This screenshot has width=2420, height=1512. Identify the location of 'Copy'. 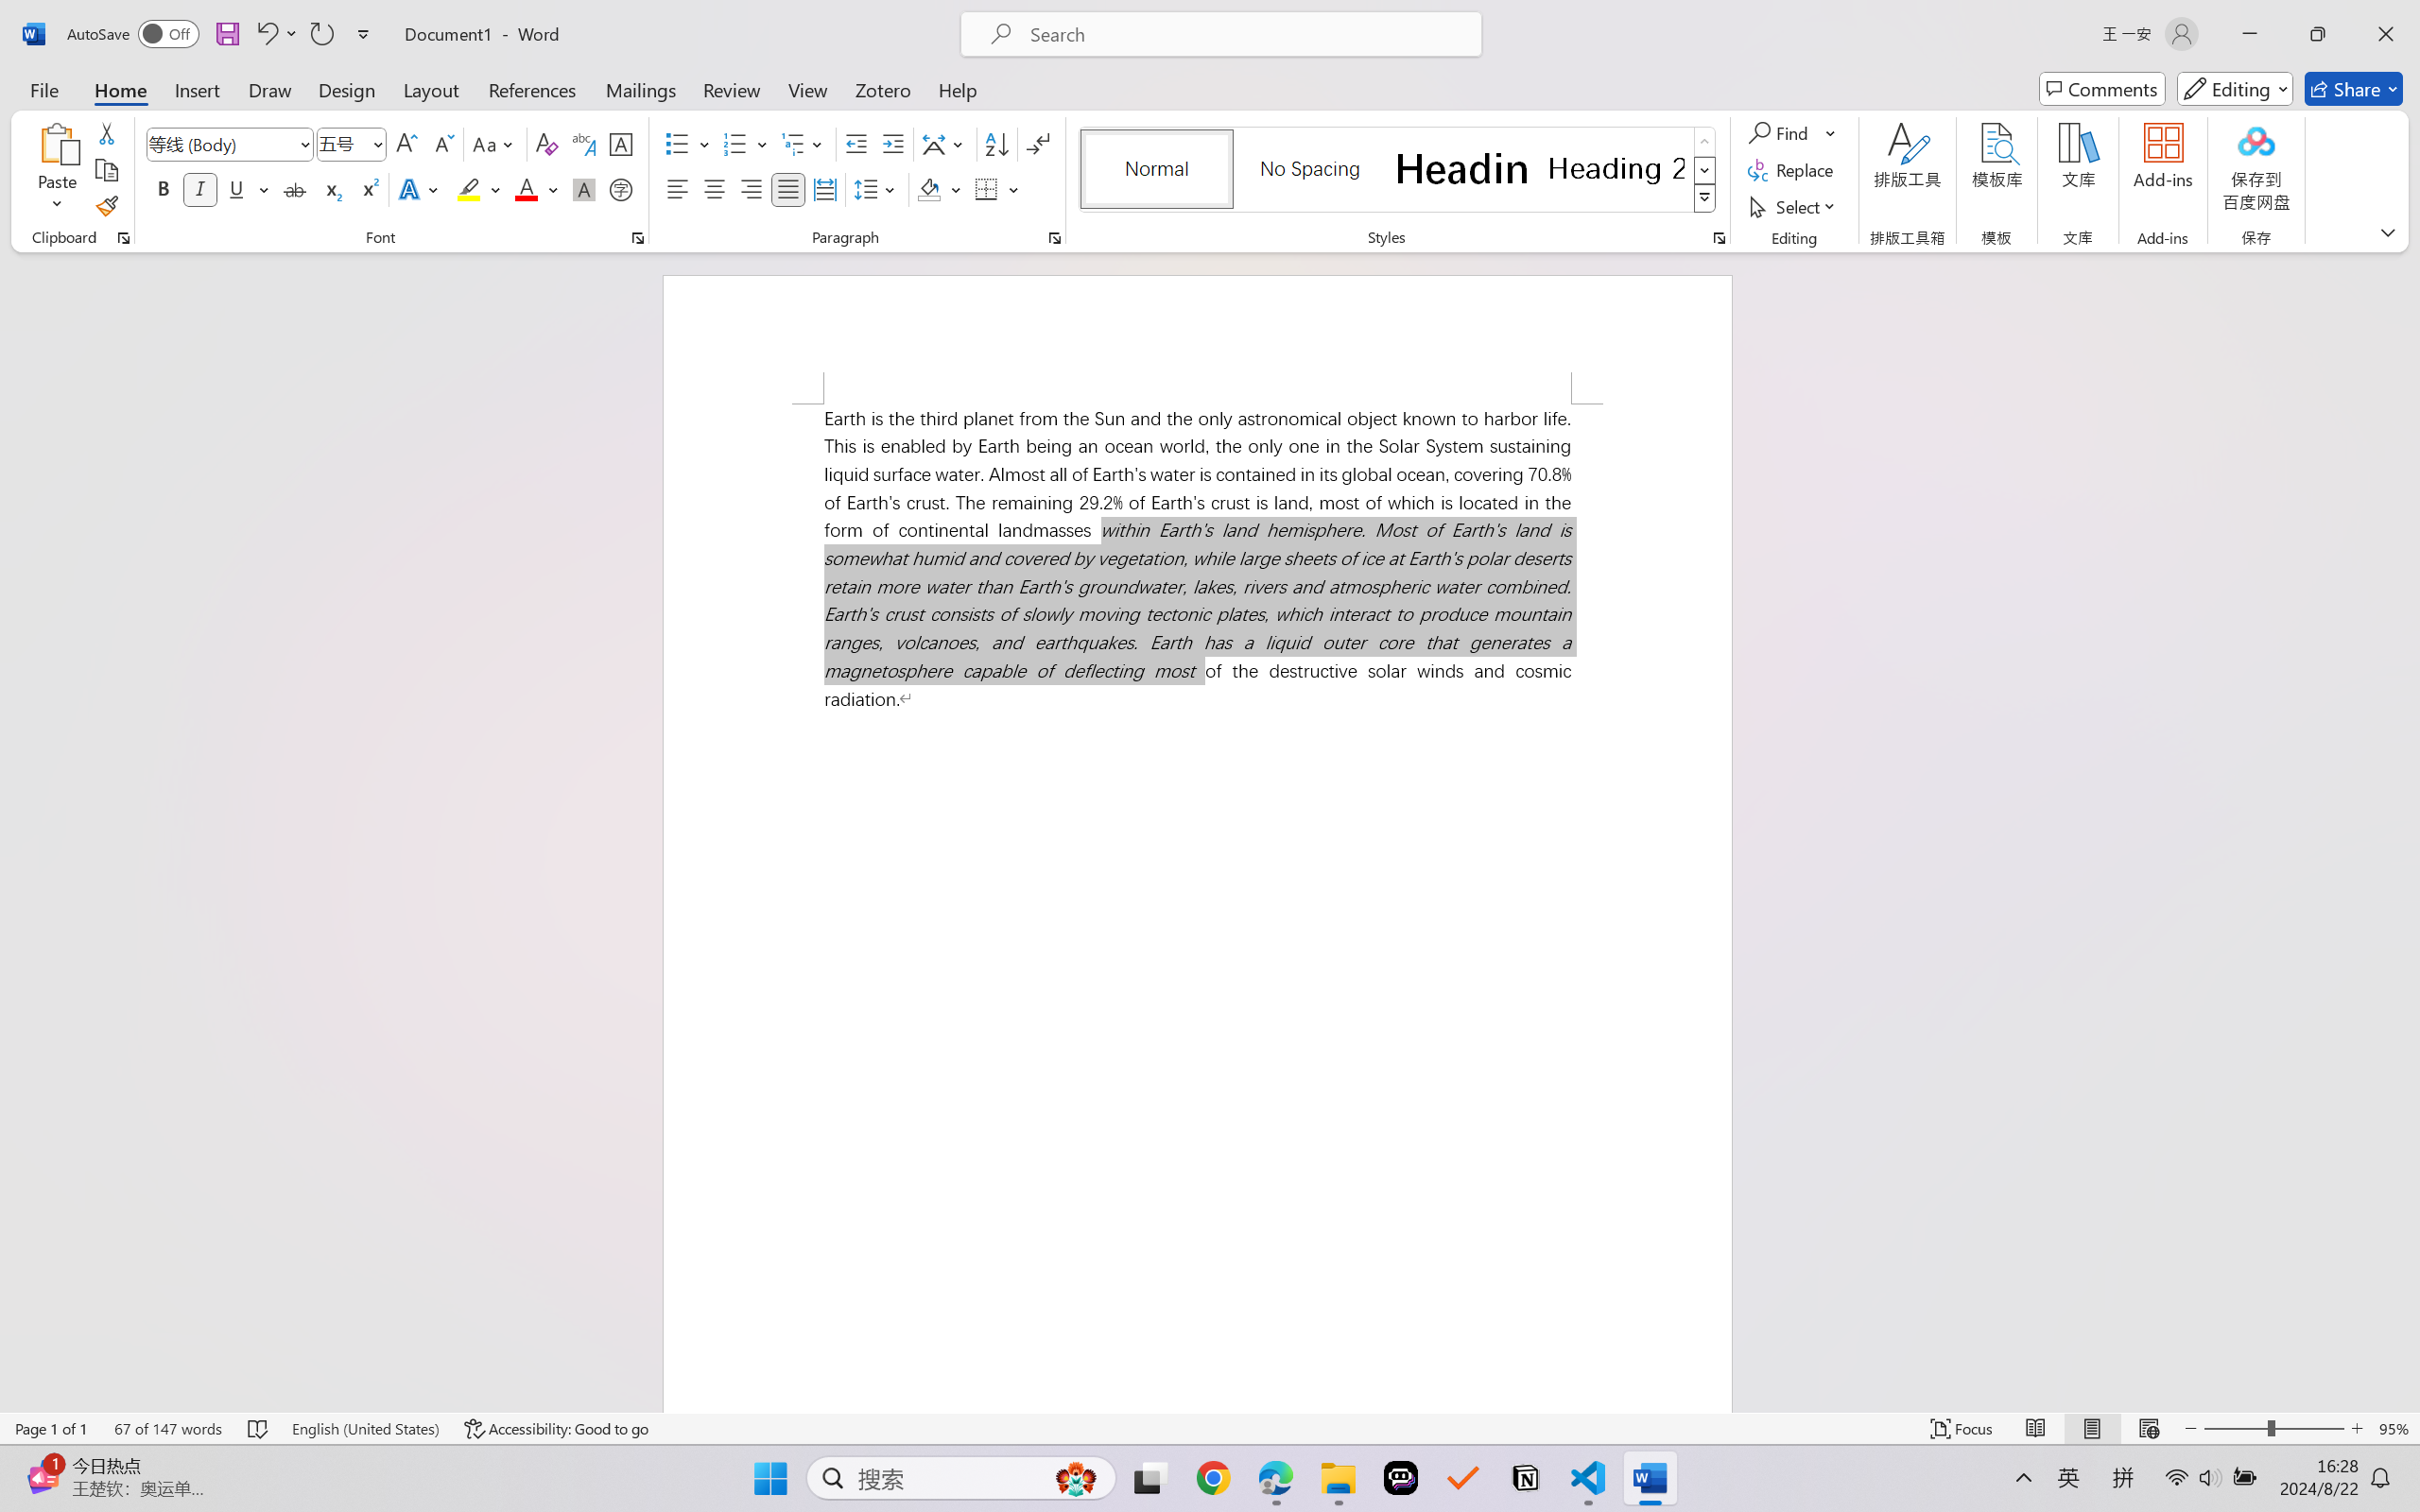
(105, 170).